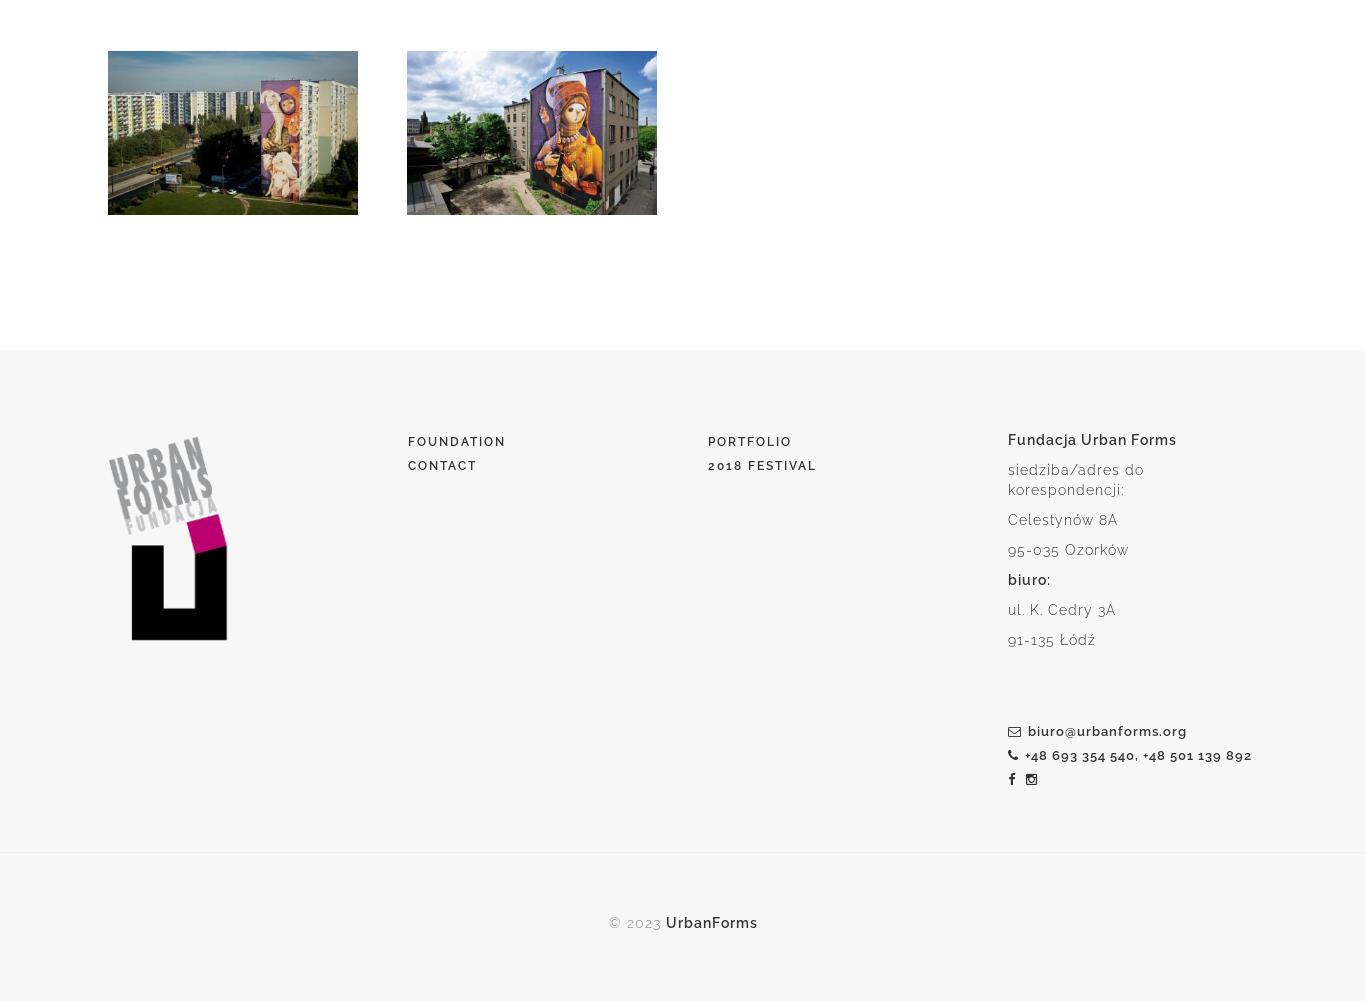 The width and height of the screenshot is (1366, 1001). Describe the element at coordinates (524, 261) in the screenshot. I see `'Święty wojownik'` at that location.